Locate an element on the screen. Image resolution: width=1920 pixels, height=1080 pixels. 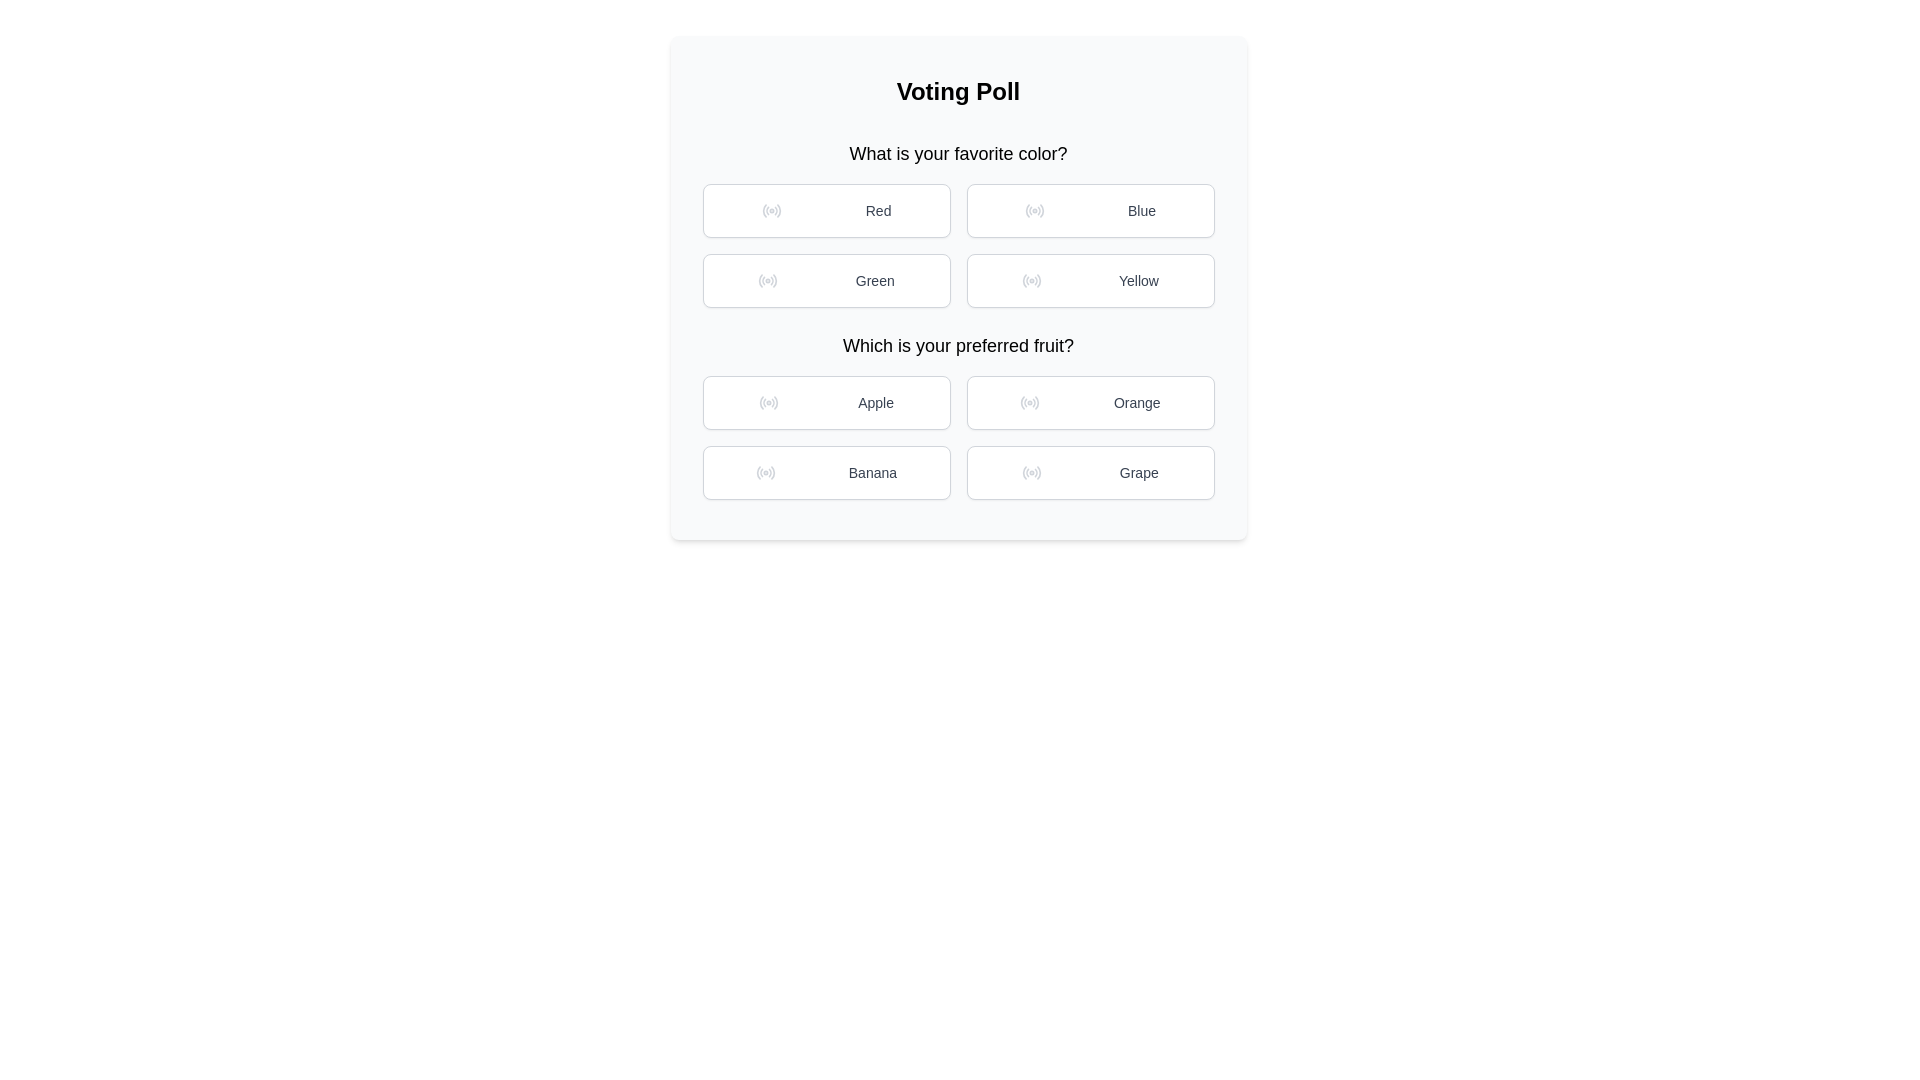
the button labeled 'Orange' with a white background and gray border is located at coordinates (1089, 402).